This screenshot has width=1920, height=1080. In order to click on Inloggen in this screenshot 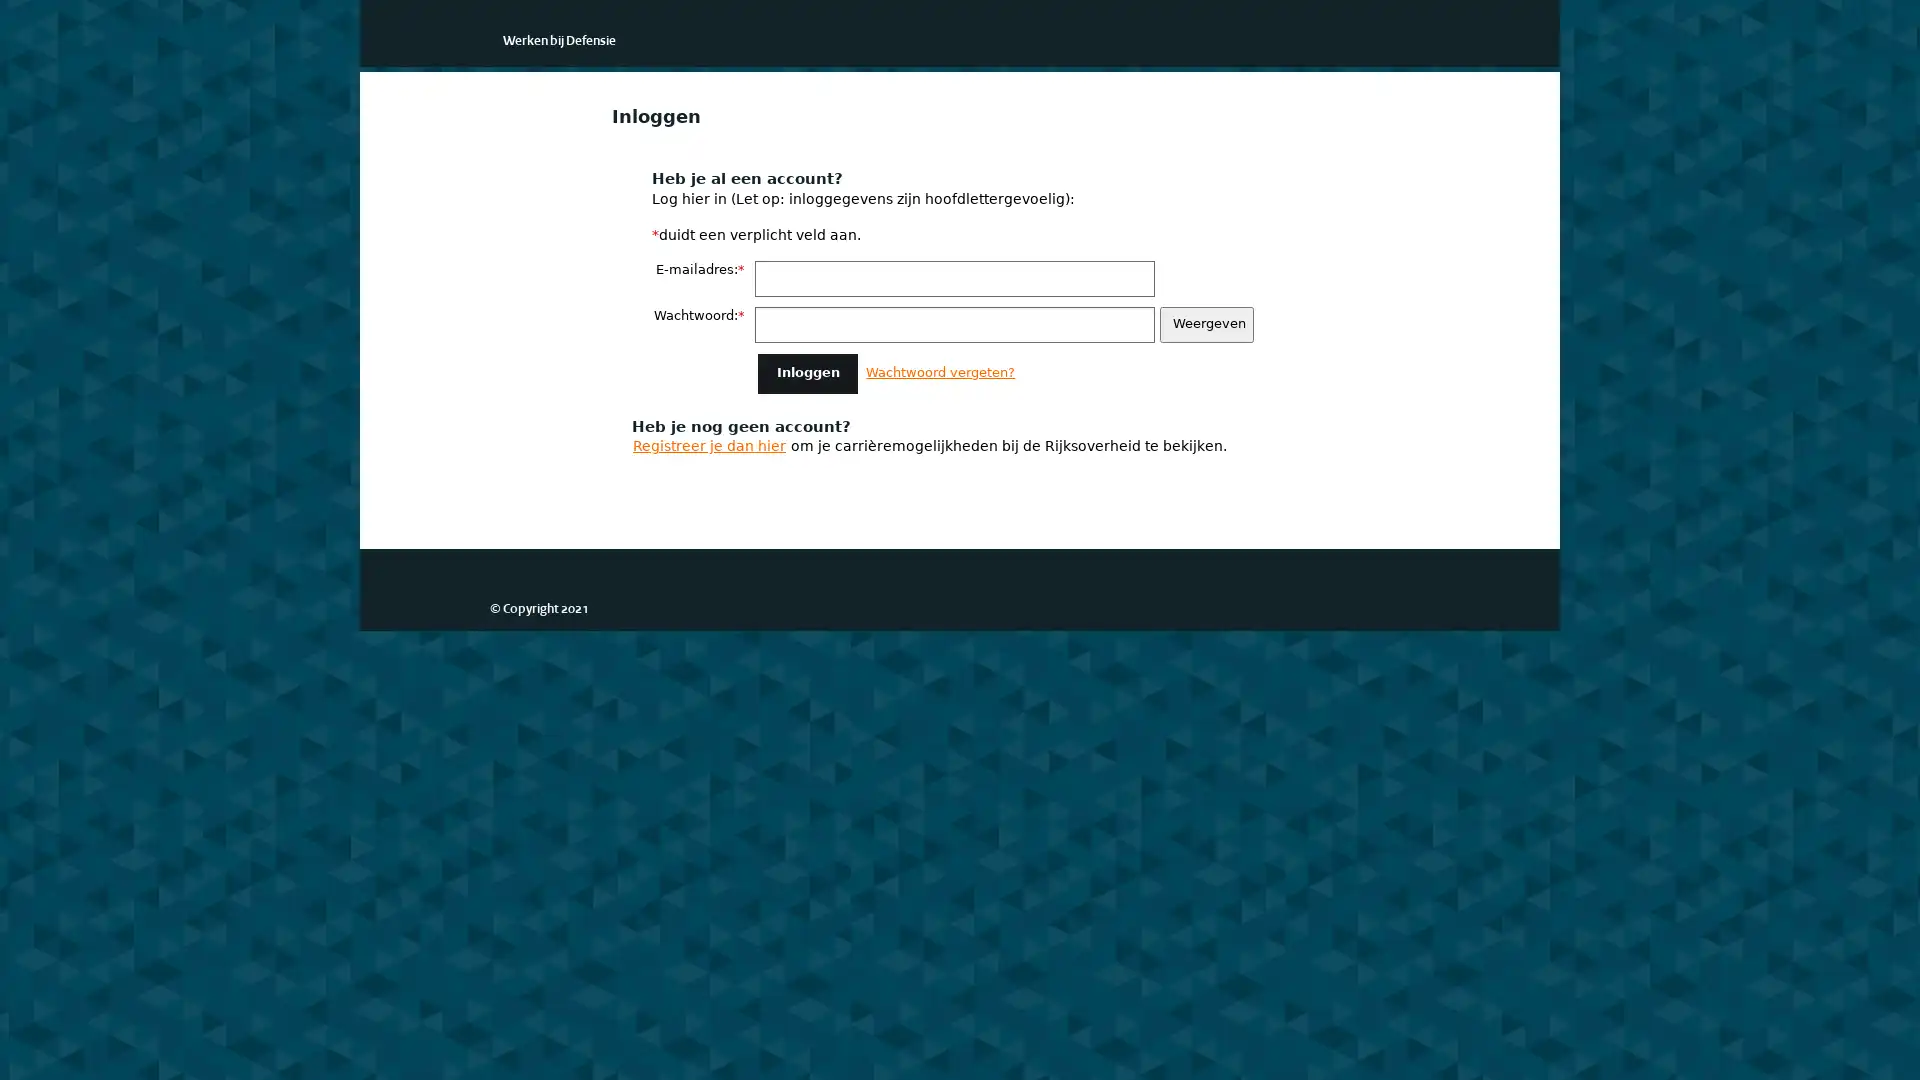, I will do `click(807, 373)`.